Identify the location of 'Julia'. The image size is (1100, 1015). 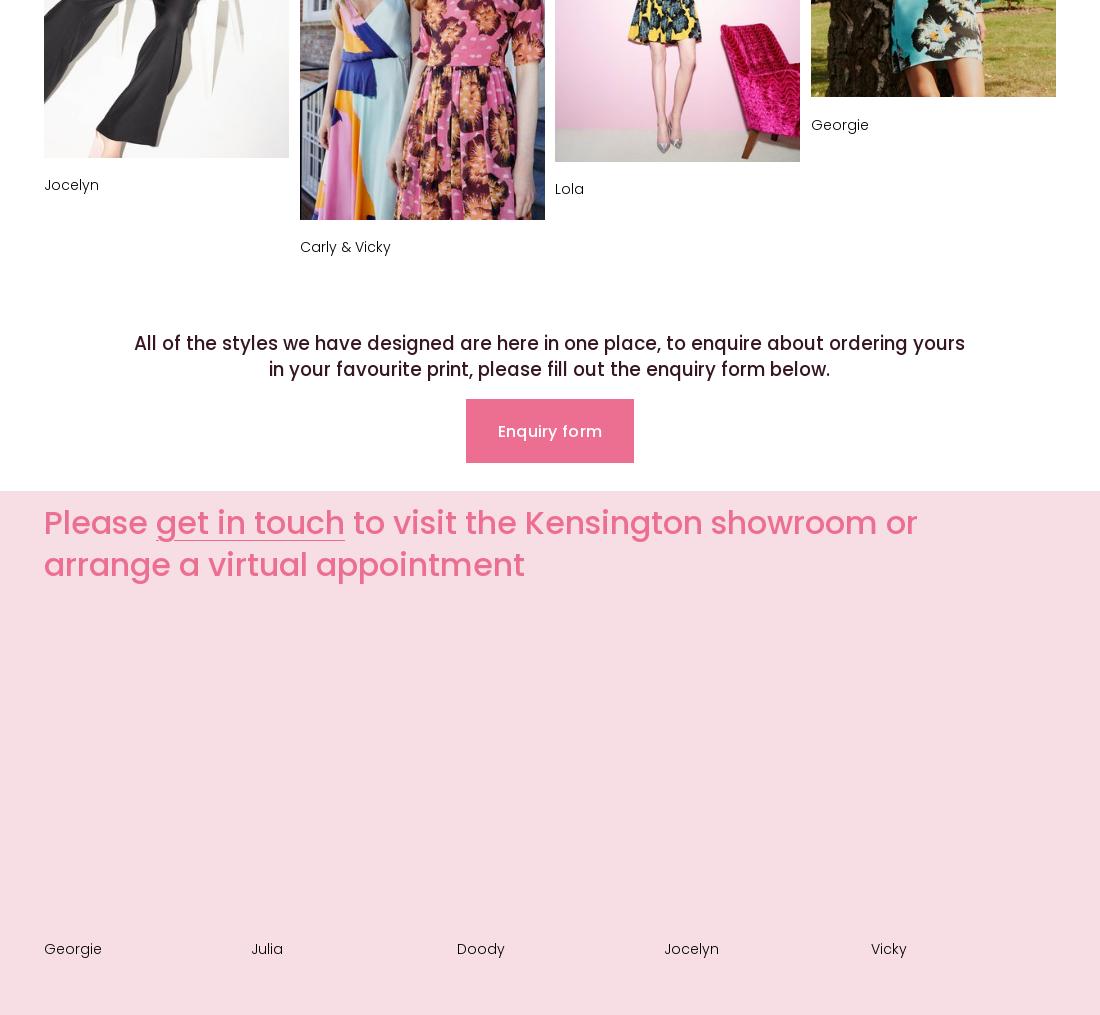
(265, 948).